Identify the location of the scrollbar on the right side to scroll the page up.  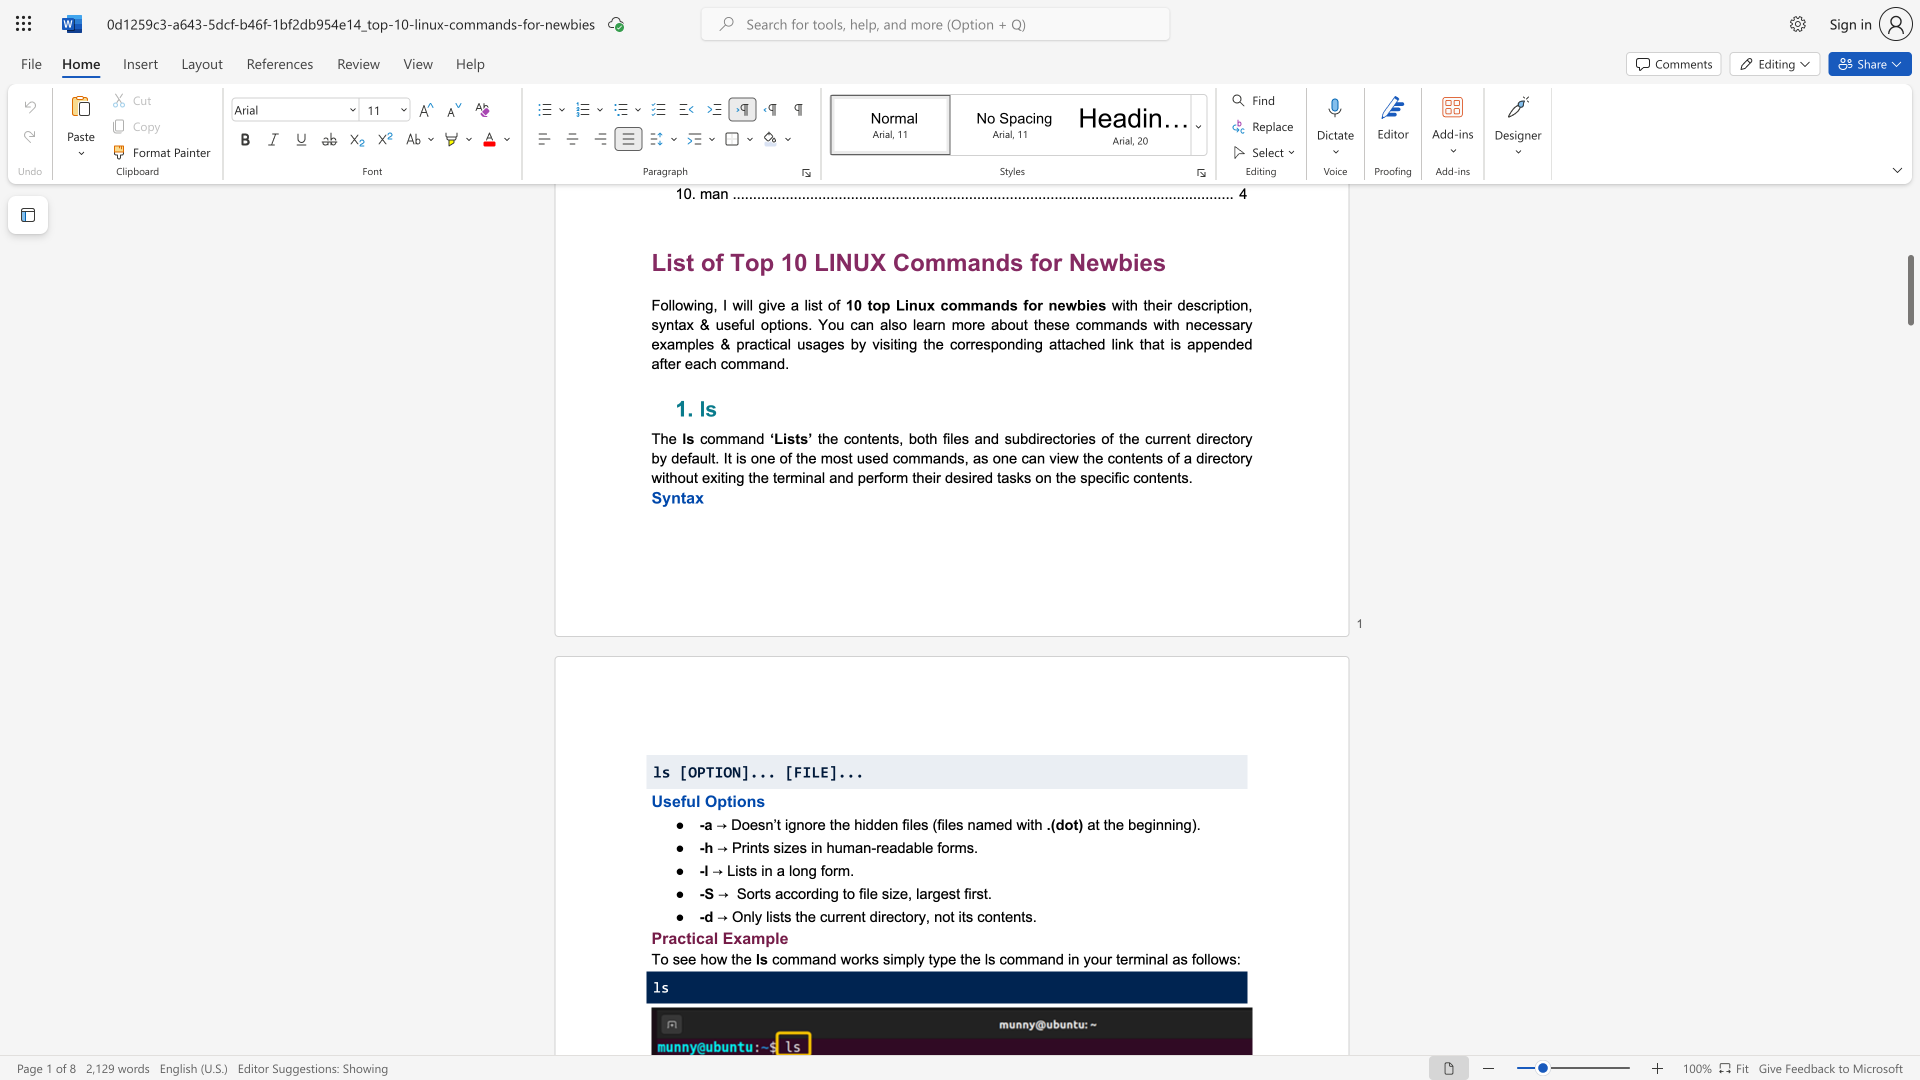
(1909, 349).